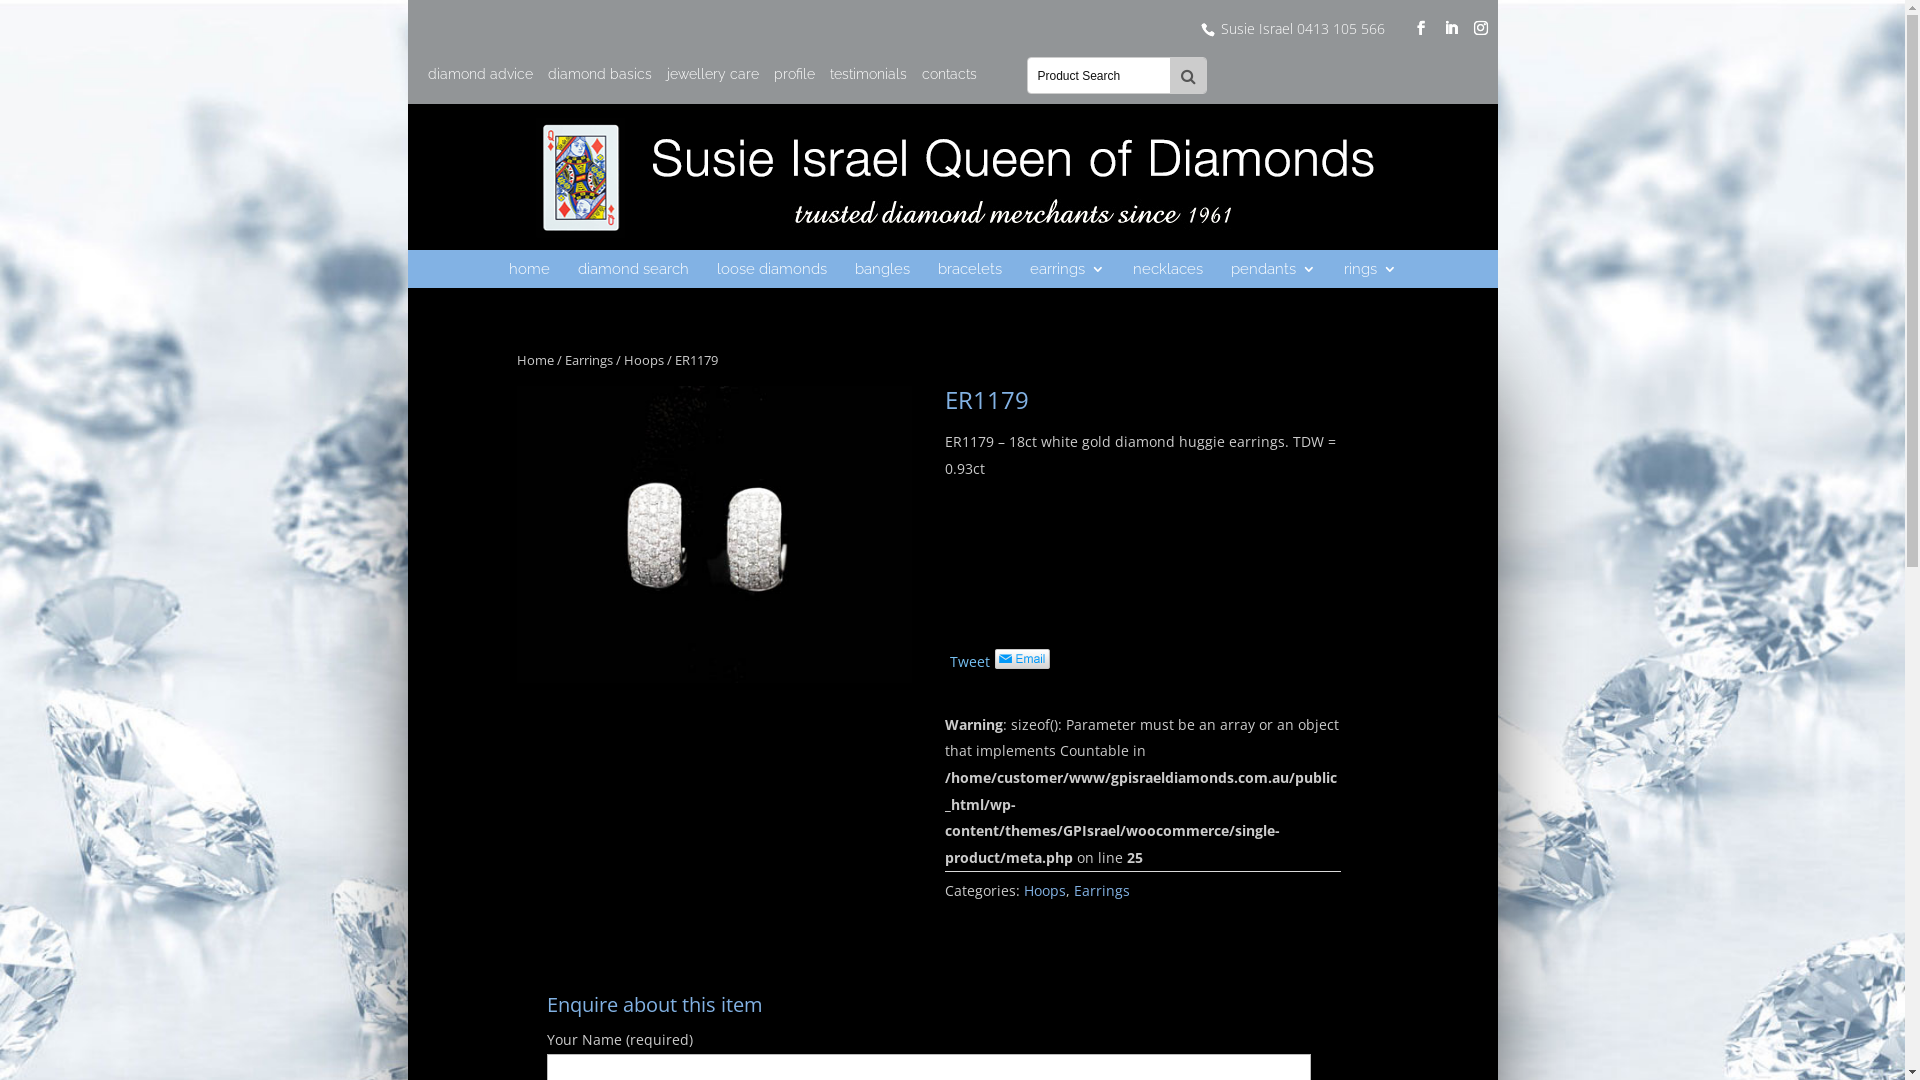 Image resolution: width=1920 pixels, height=1080 pixels. What do you see at coordinates (711, 79) in the screenshot?
I see `'jewellery care'` at bounding box center [711, 79].